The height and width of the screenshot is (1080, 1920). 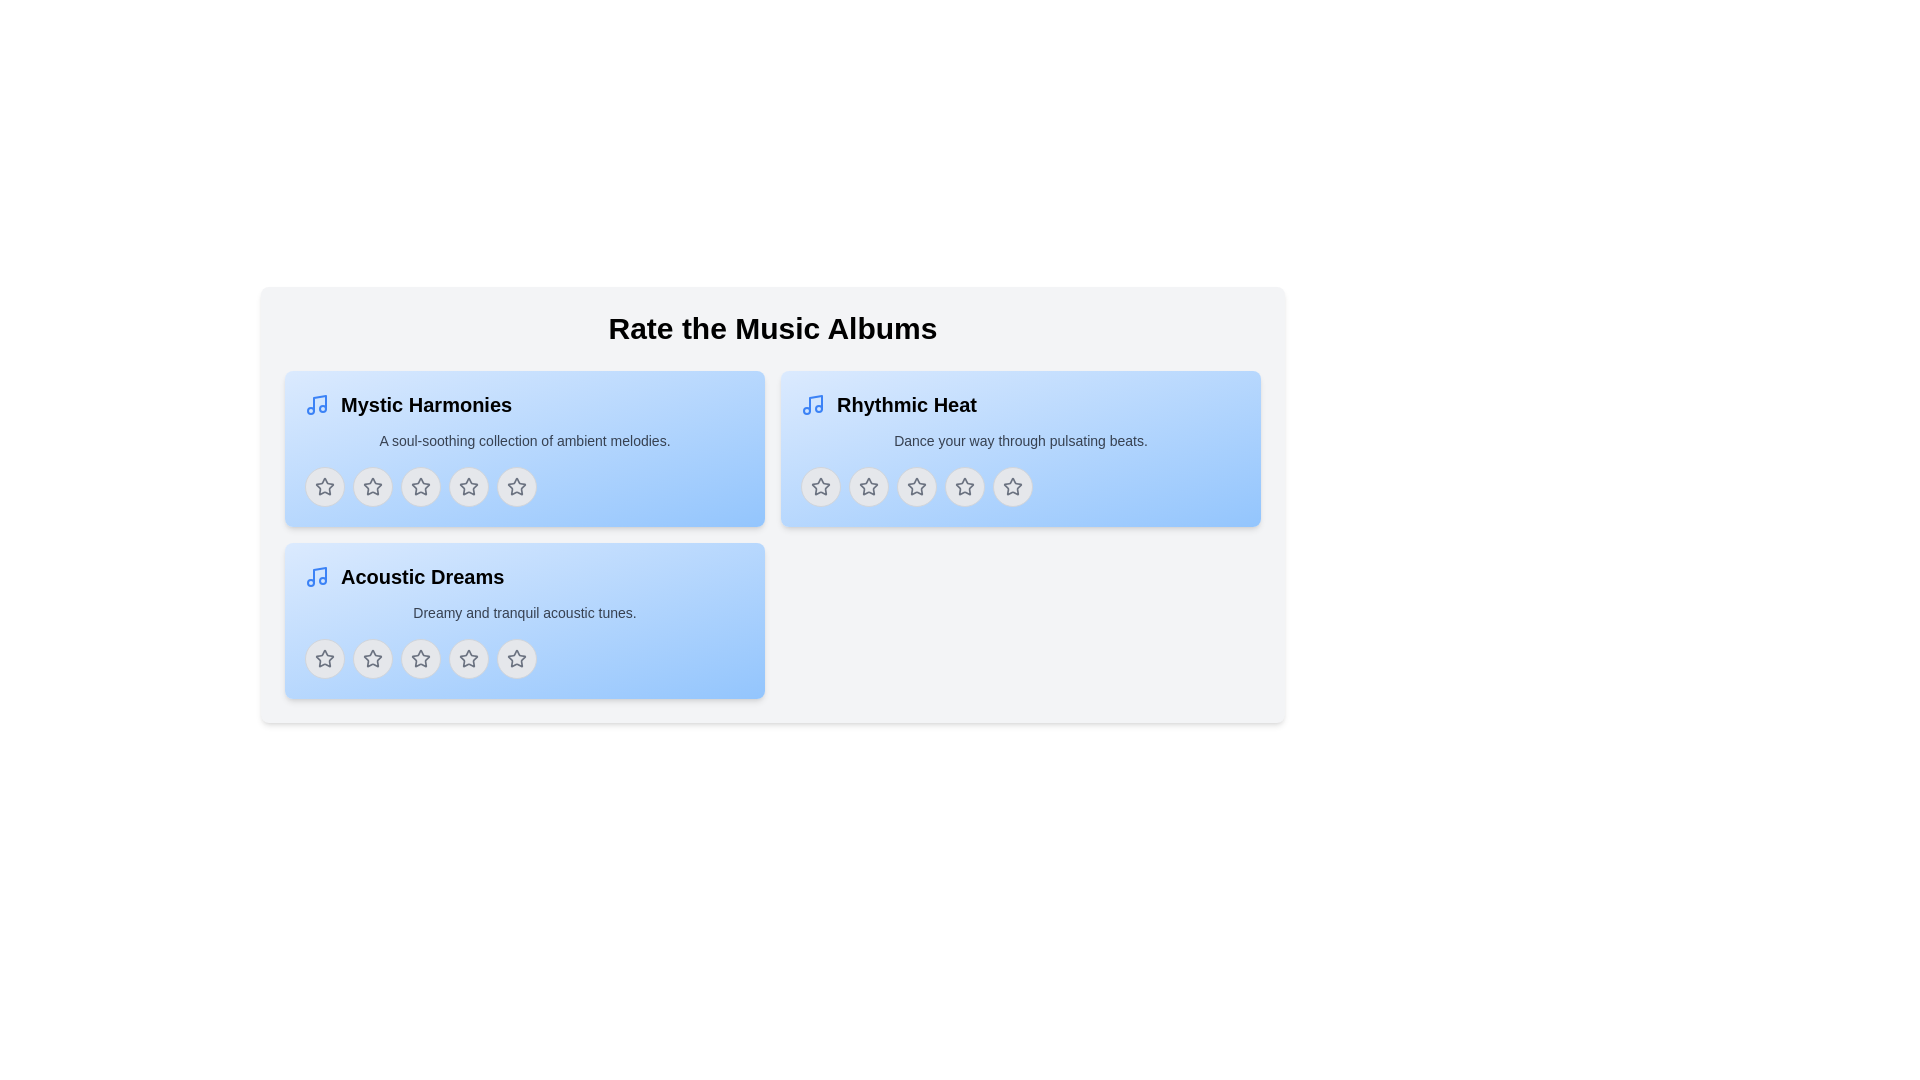 What do you see at coordinates (468, 486) in the screenshot?
I see `the Rating star button, which is a circular button with a star icon, located in the middle row of a grid layout as the fourth button in the sequence` at bounding box center [468, 486].